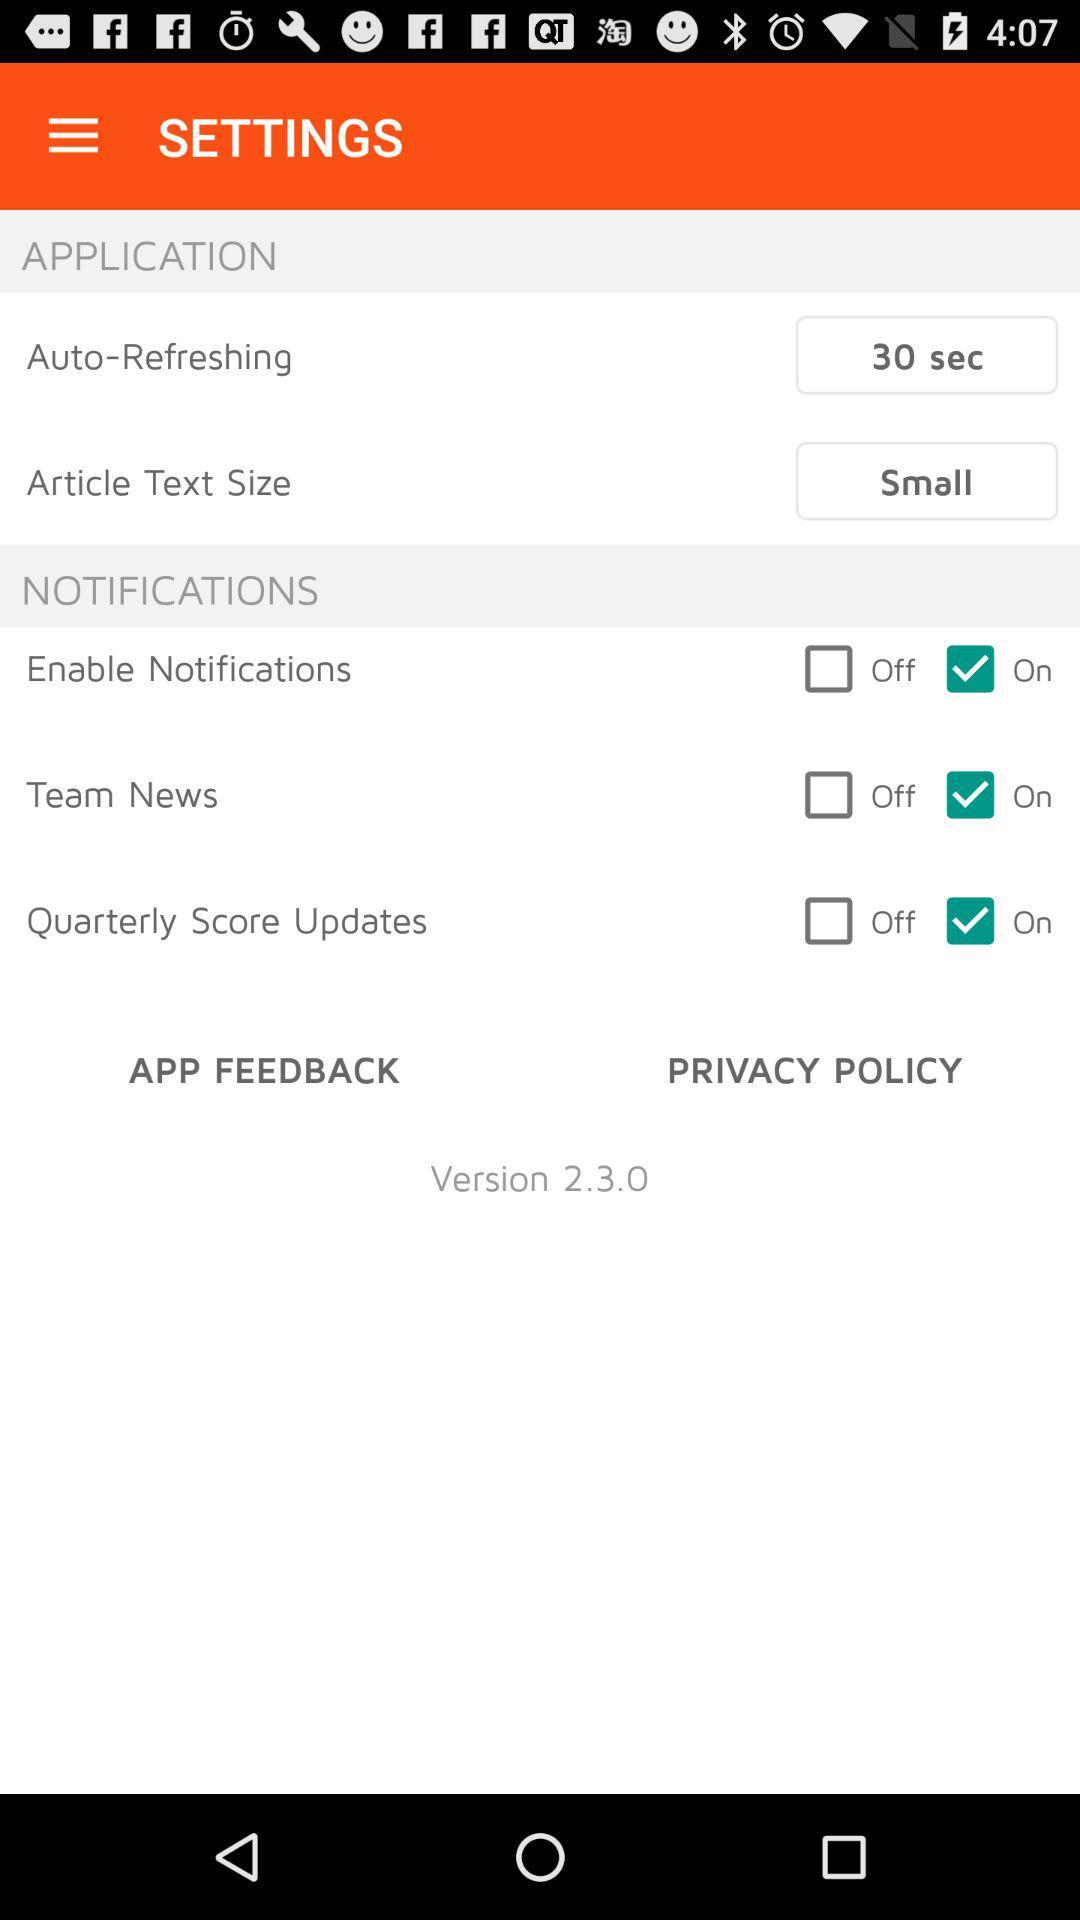 Image resolution: width=1080 pixels, height=1920 pixels. I want to click on the item above the application item, so click(72, 135).